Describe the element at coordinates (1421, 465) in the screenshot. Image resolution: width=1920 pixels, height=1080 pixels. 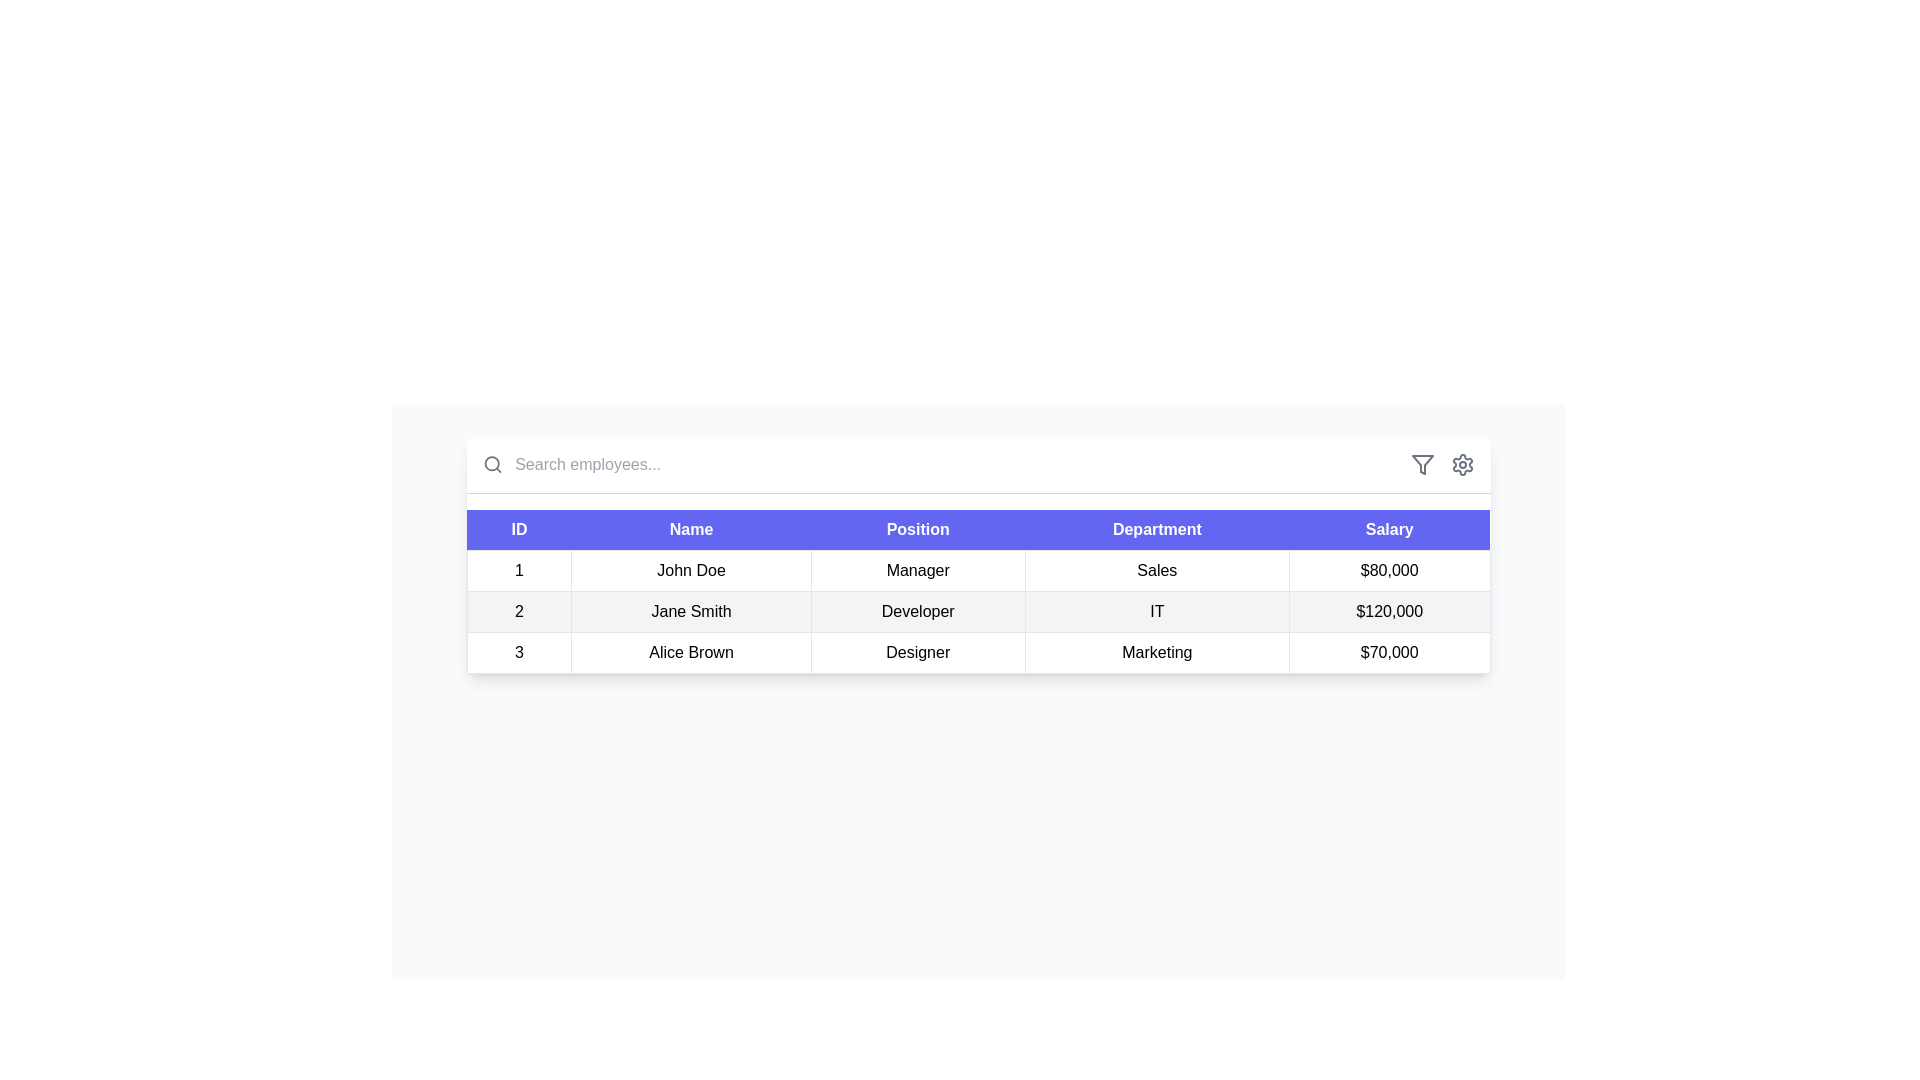
I see `the filter icon located in the top right corner of the user interface` at that location.